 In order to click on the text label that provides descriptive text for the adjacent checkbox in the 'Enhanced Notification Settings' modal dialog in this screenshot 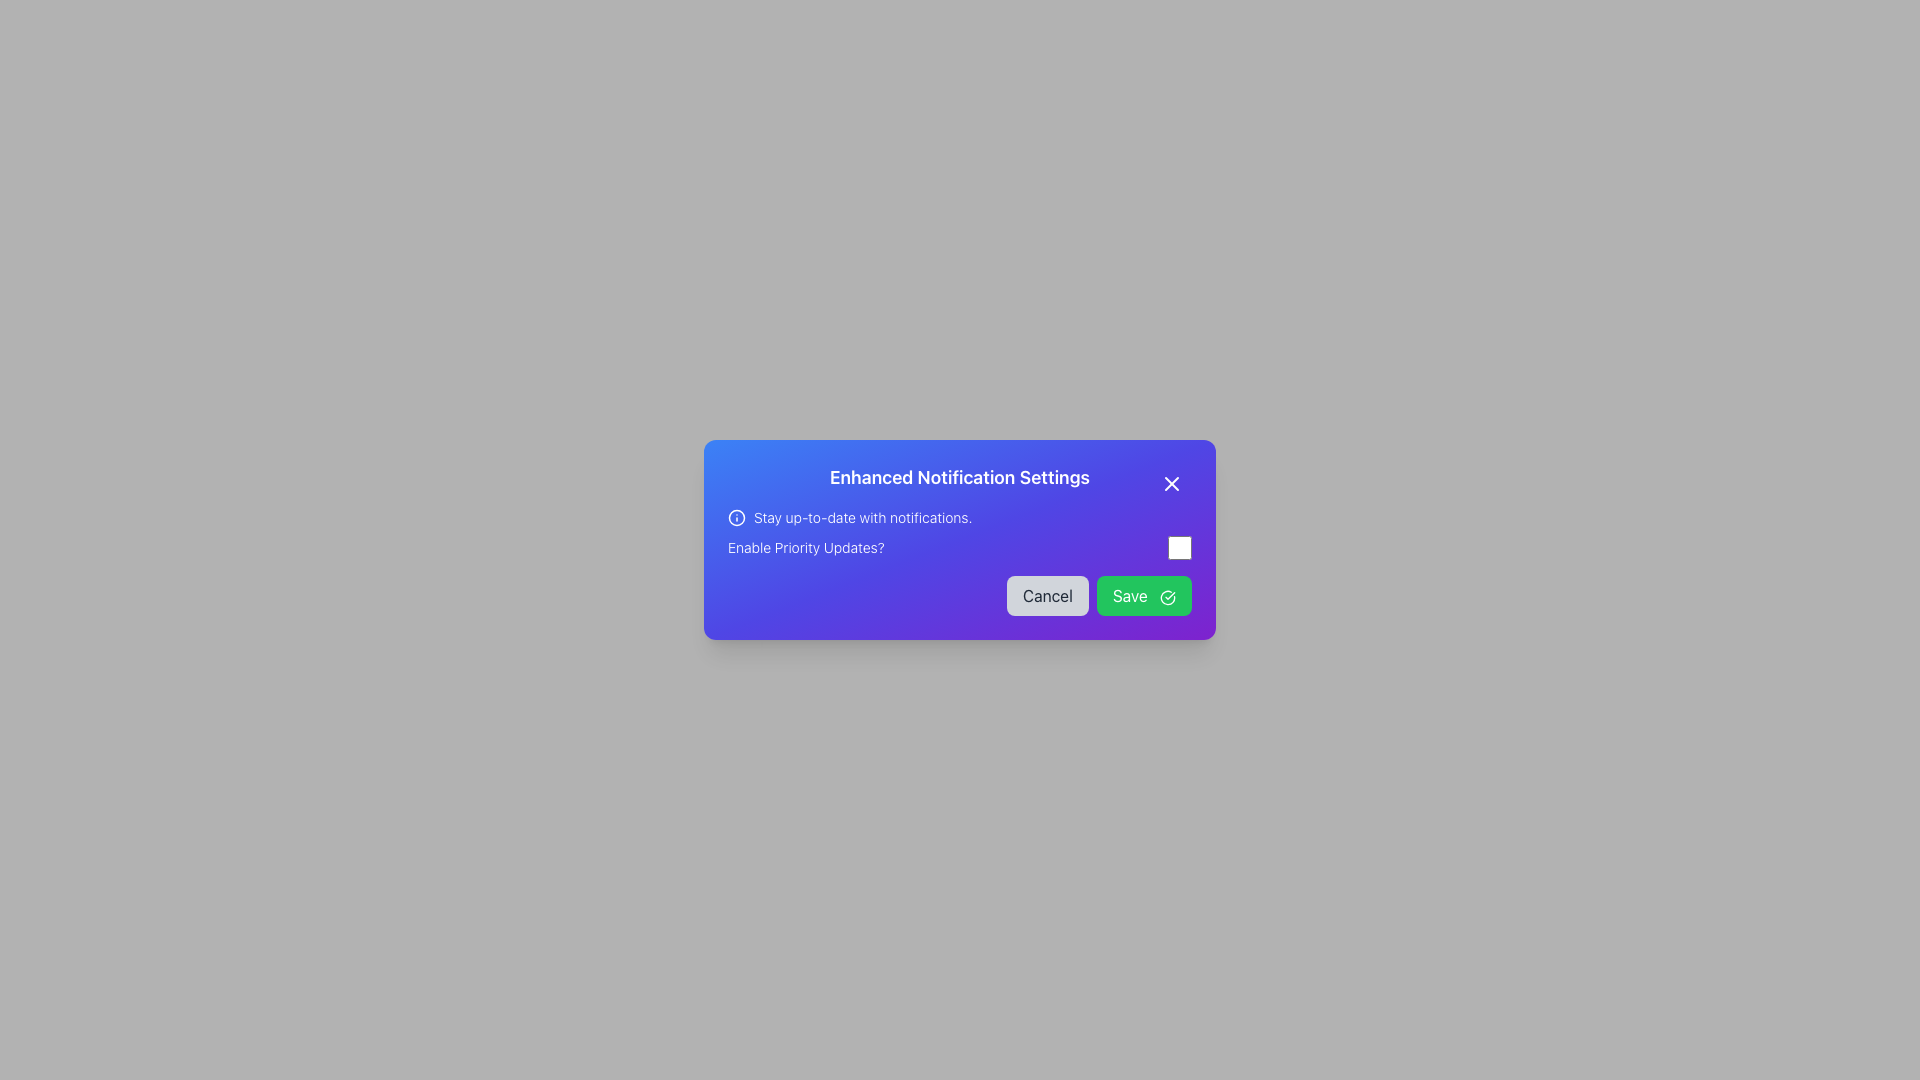, I will do `click(806, 547)`.